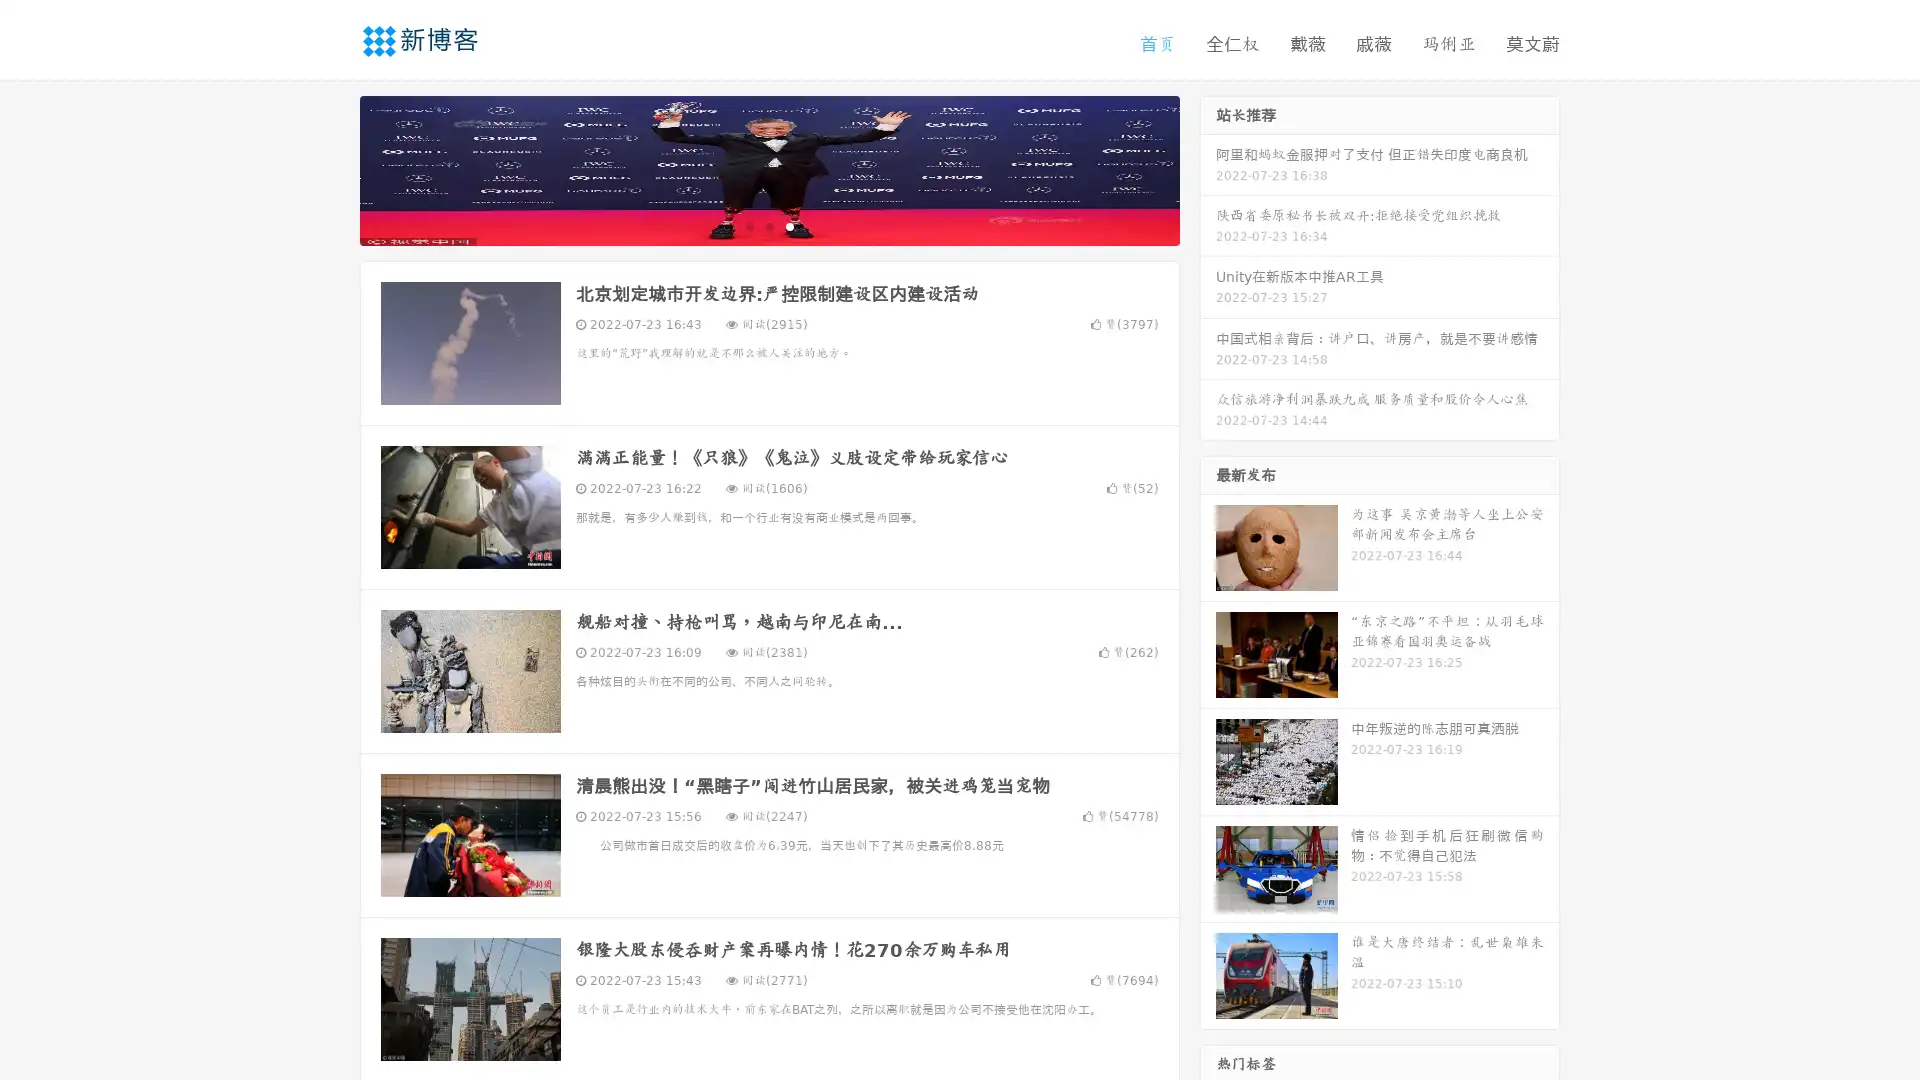  What do you see at coordinates (789, 225) in the screenshot?
I see `Go to slide 3` at bounding box center [789, 225].